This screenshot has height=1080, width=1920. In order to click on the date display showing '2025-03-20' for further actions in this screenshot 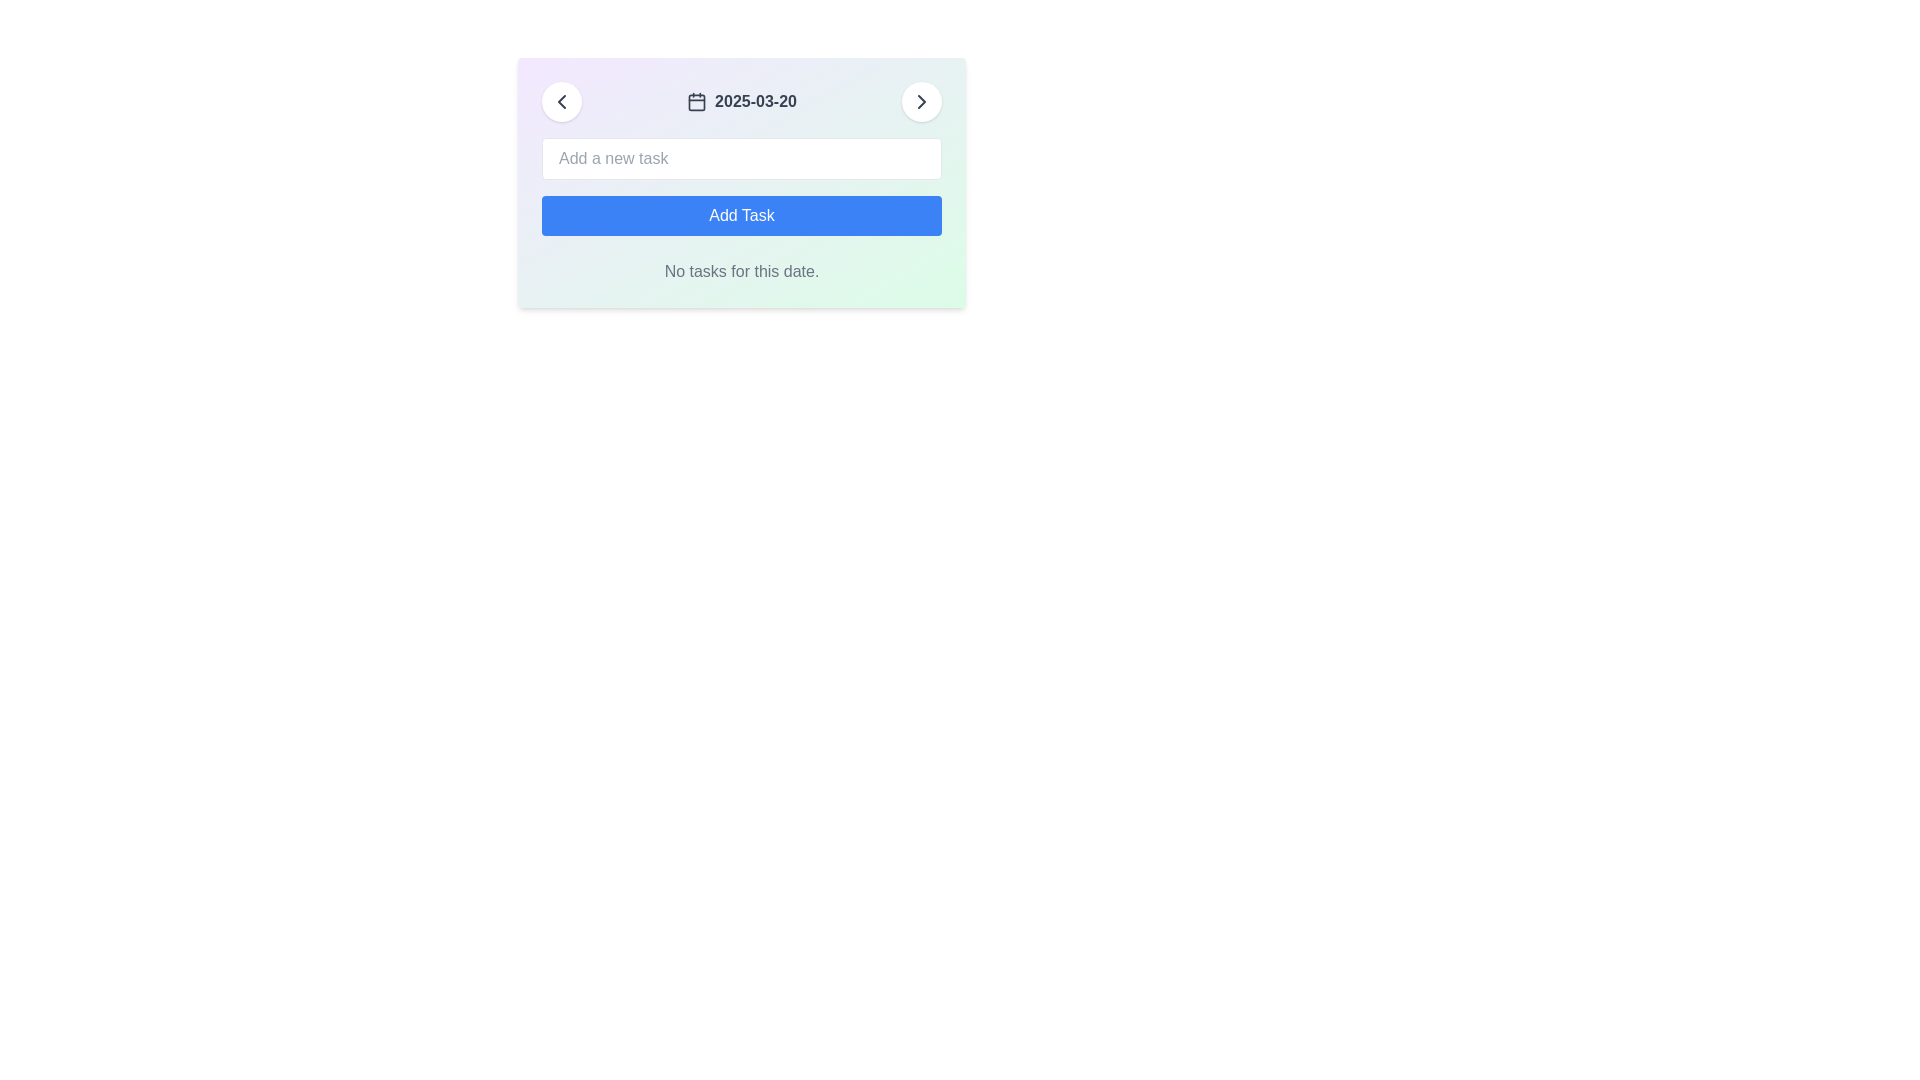, I will do `click(741, 101)`.